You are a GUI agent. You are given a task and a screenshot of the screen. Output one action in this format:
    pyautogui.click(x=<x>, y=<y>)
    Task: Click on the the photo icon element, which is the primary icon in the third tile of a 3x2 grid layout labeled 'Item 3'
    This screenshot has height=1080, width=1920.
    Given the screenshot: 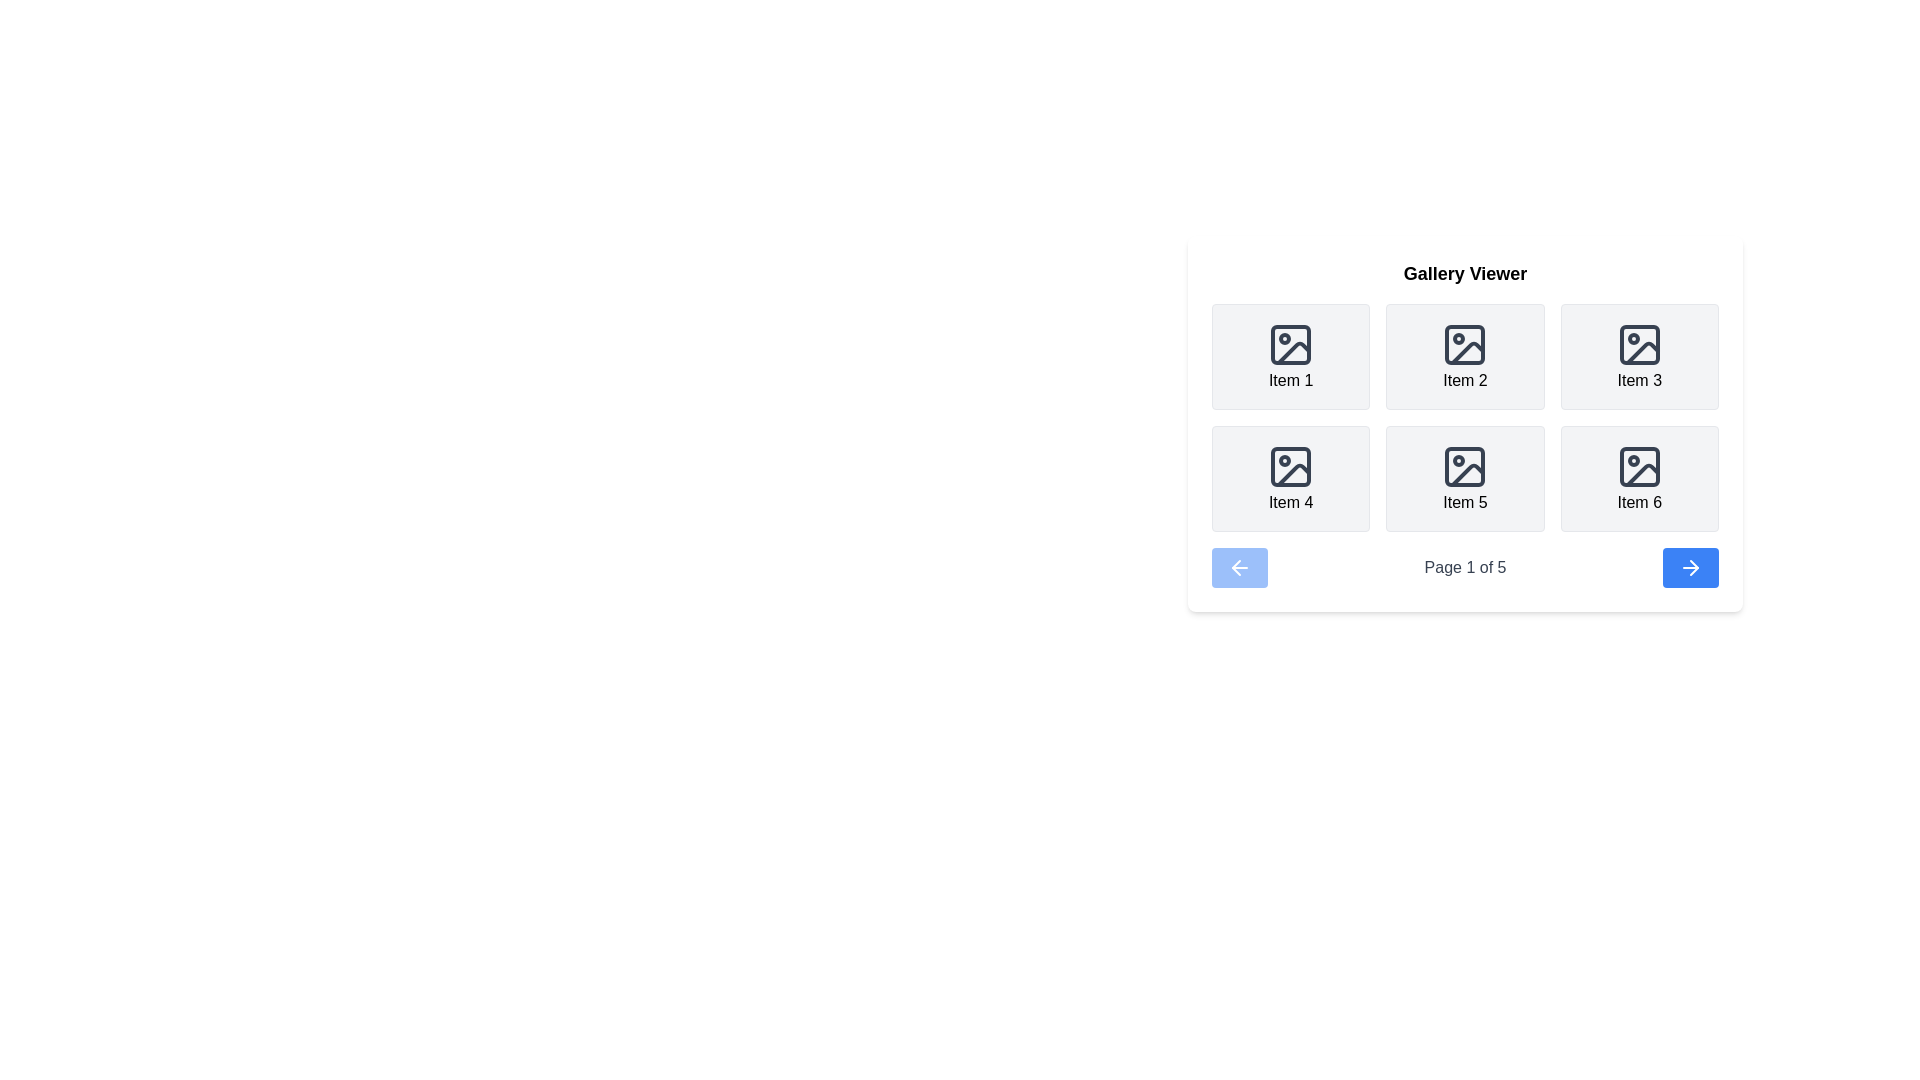 What is the action you would take?
    pyautogui.click(x=1639, y=343)
    